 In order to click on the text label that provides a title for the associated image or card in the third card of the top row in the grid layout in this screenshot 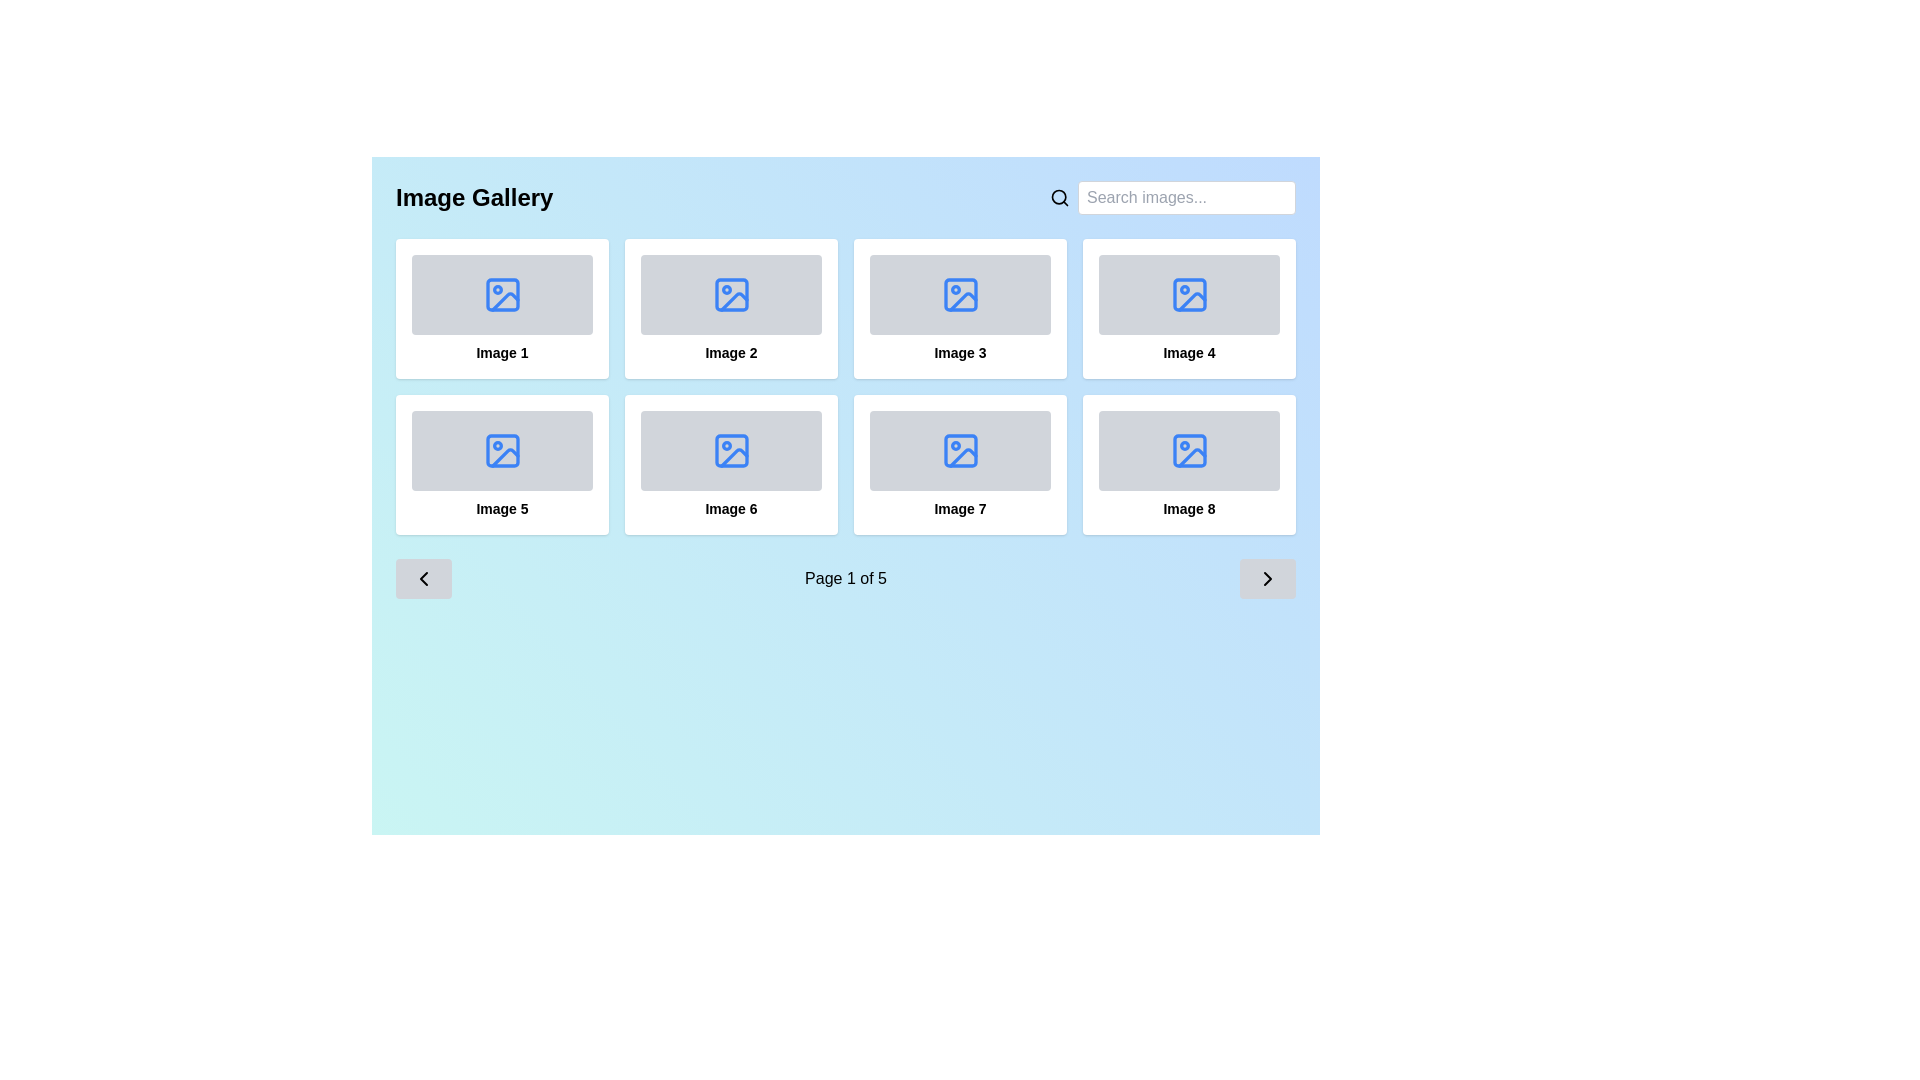, I will do `click(960, 352)`.